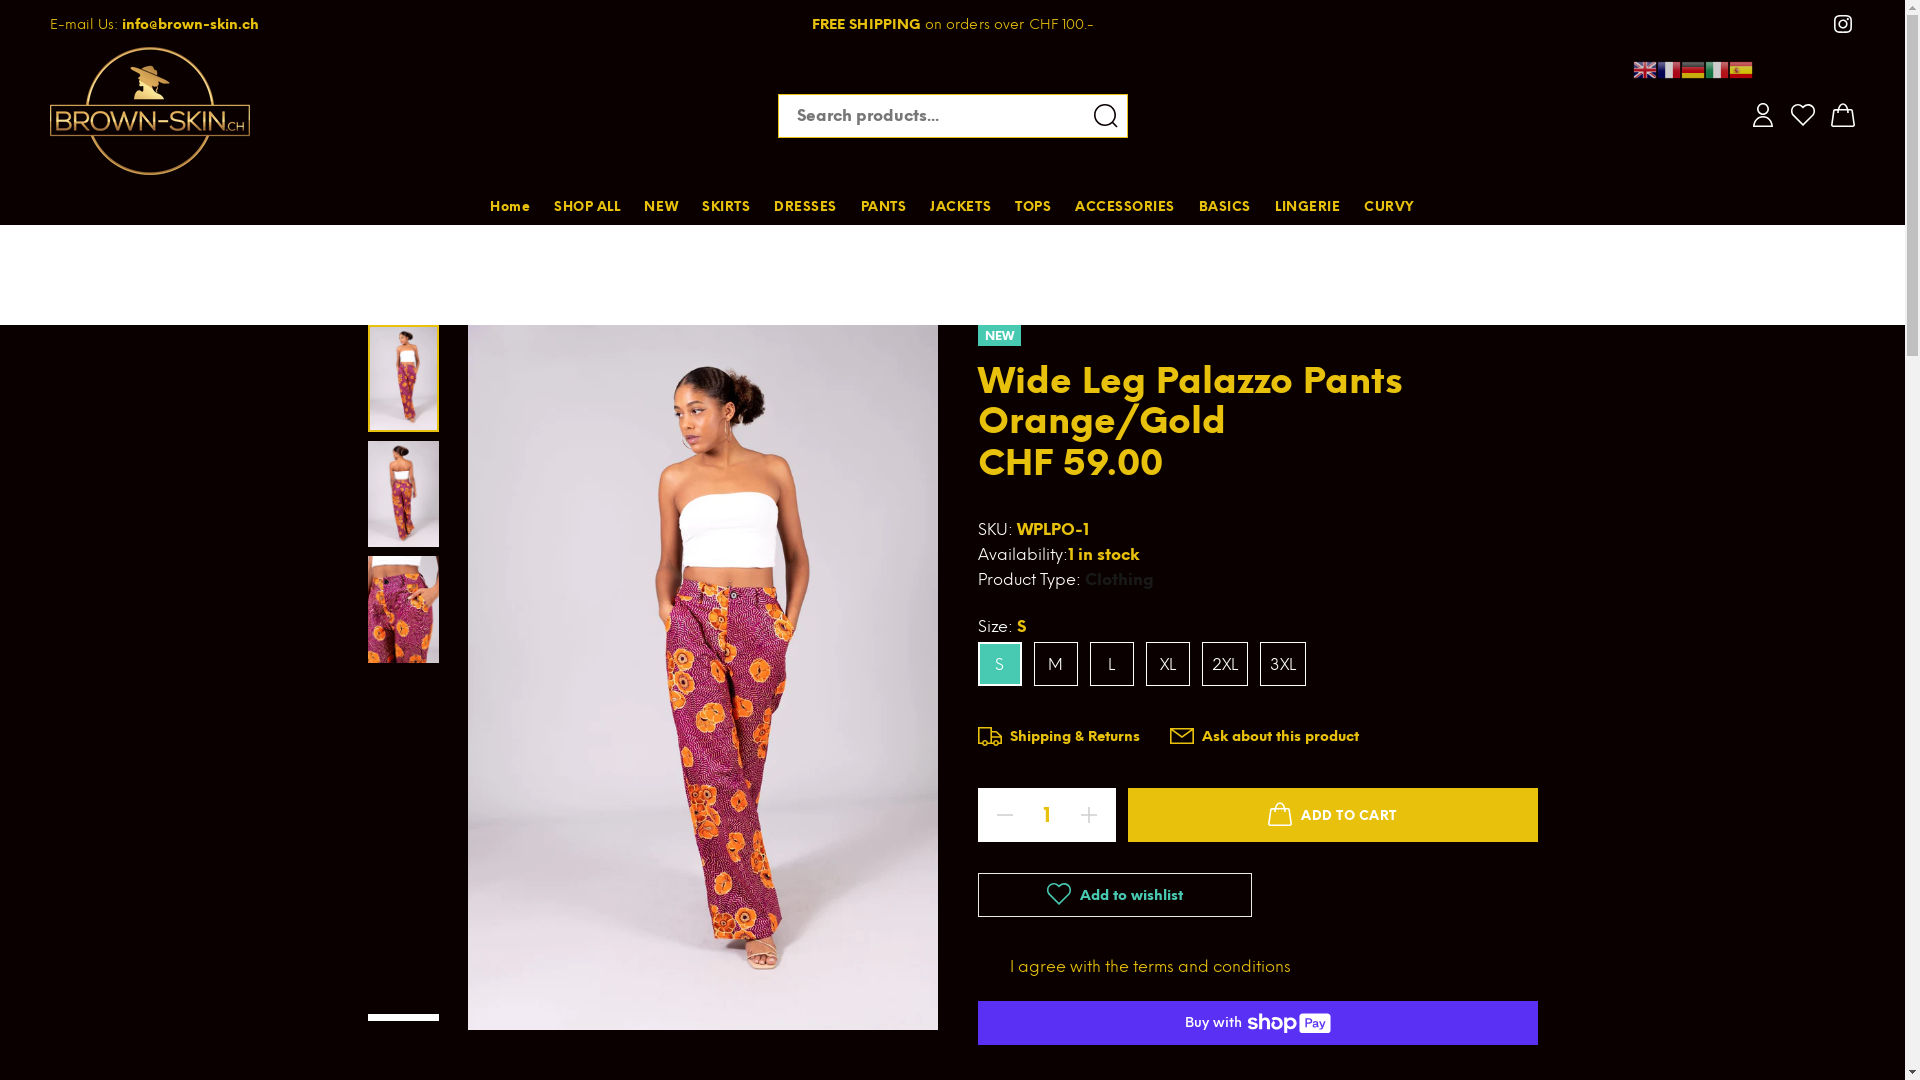 The height and width of the screenshot is (1080, 1920). I want to click on 'Shipping & Returns', so click(1058, 737).